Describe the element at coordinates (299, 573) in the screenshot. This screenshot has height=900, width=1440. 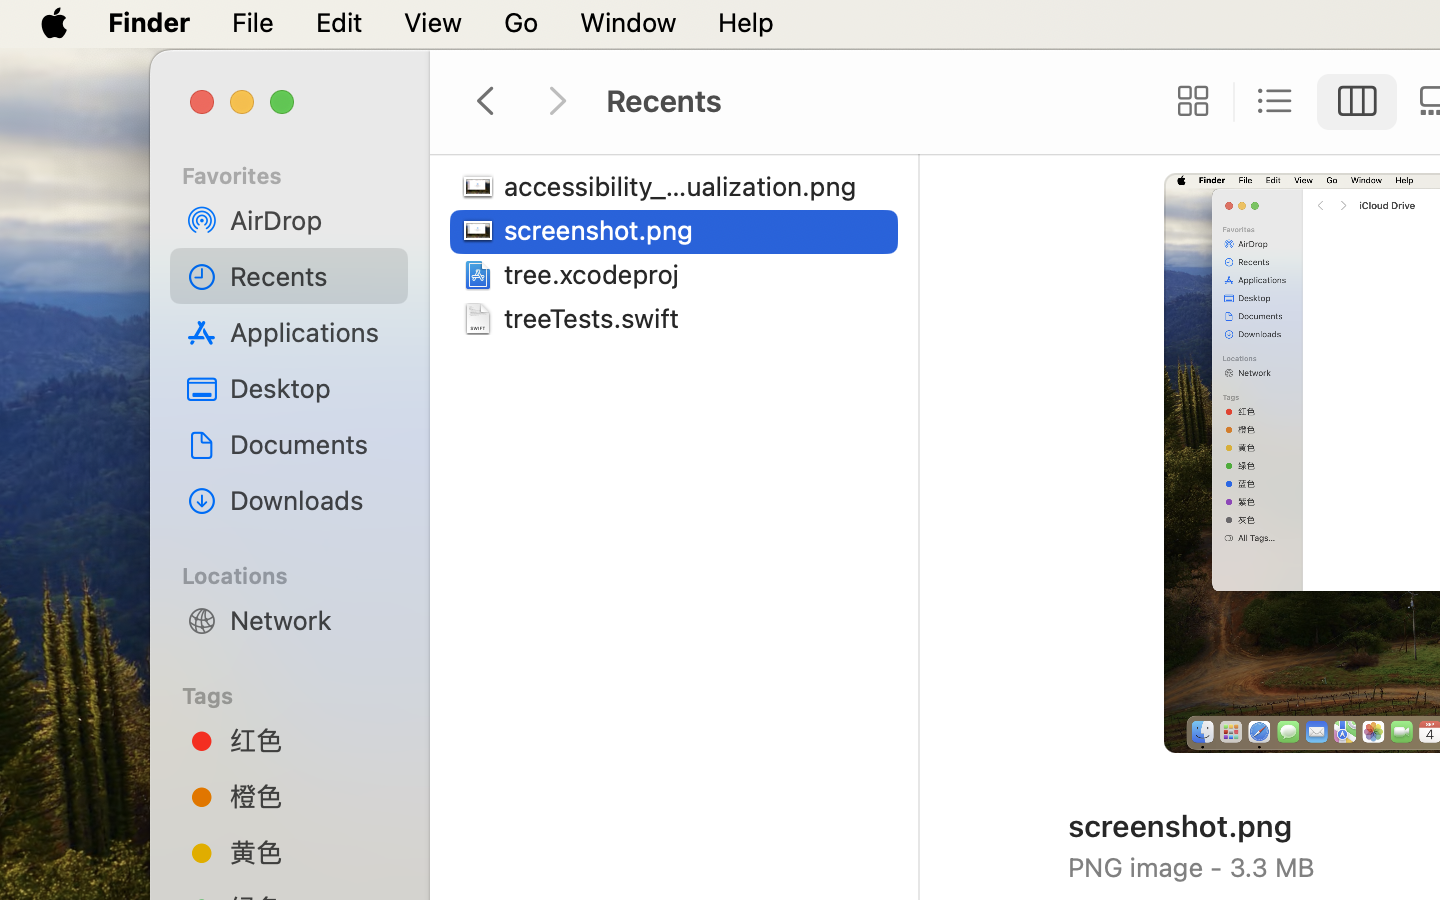
I see `'Locations'` at that location.